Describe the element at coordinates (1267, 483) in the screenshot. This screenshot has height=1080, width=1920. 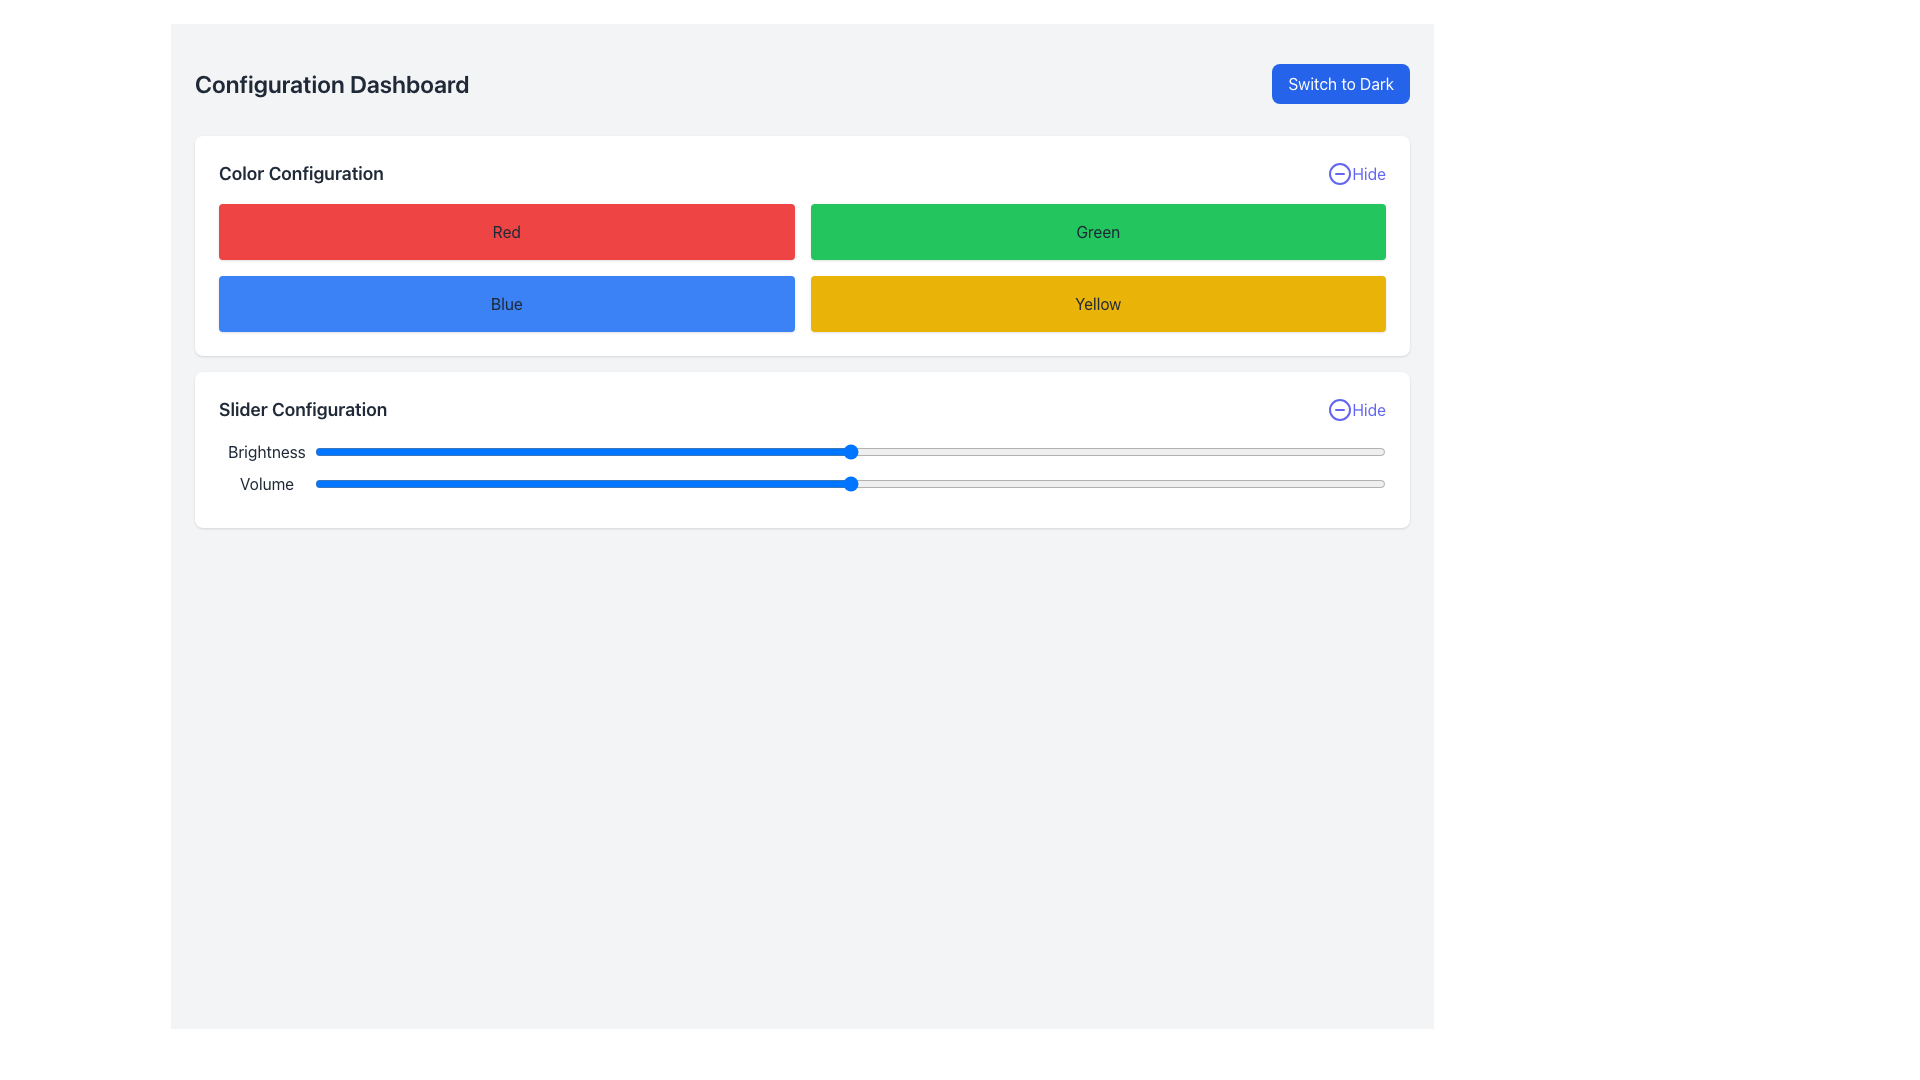
I see `volume` at that location.